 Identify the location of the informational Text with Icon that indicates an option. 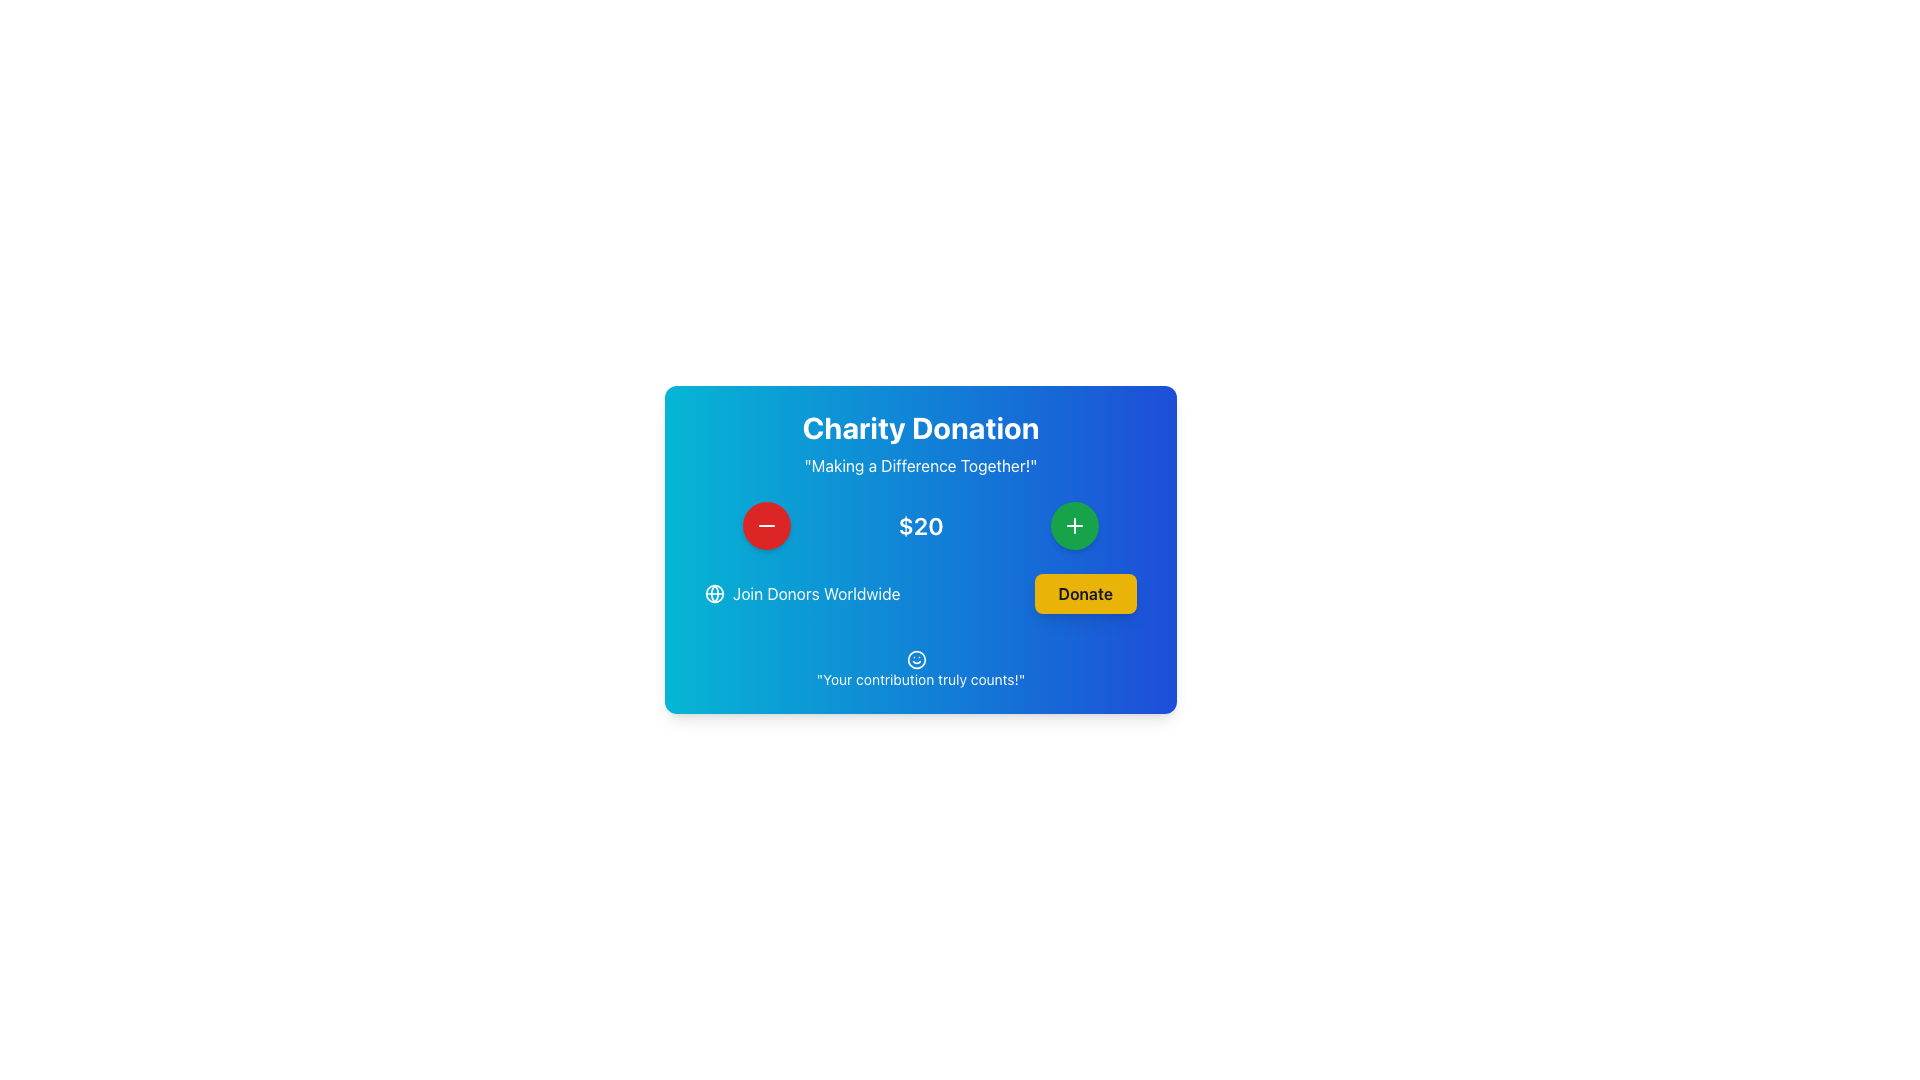
(802, 593).